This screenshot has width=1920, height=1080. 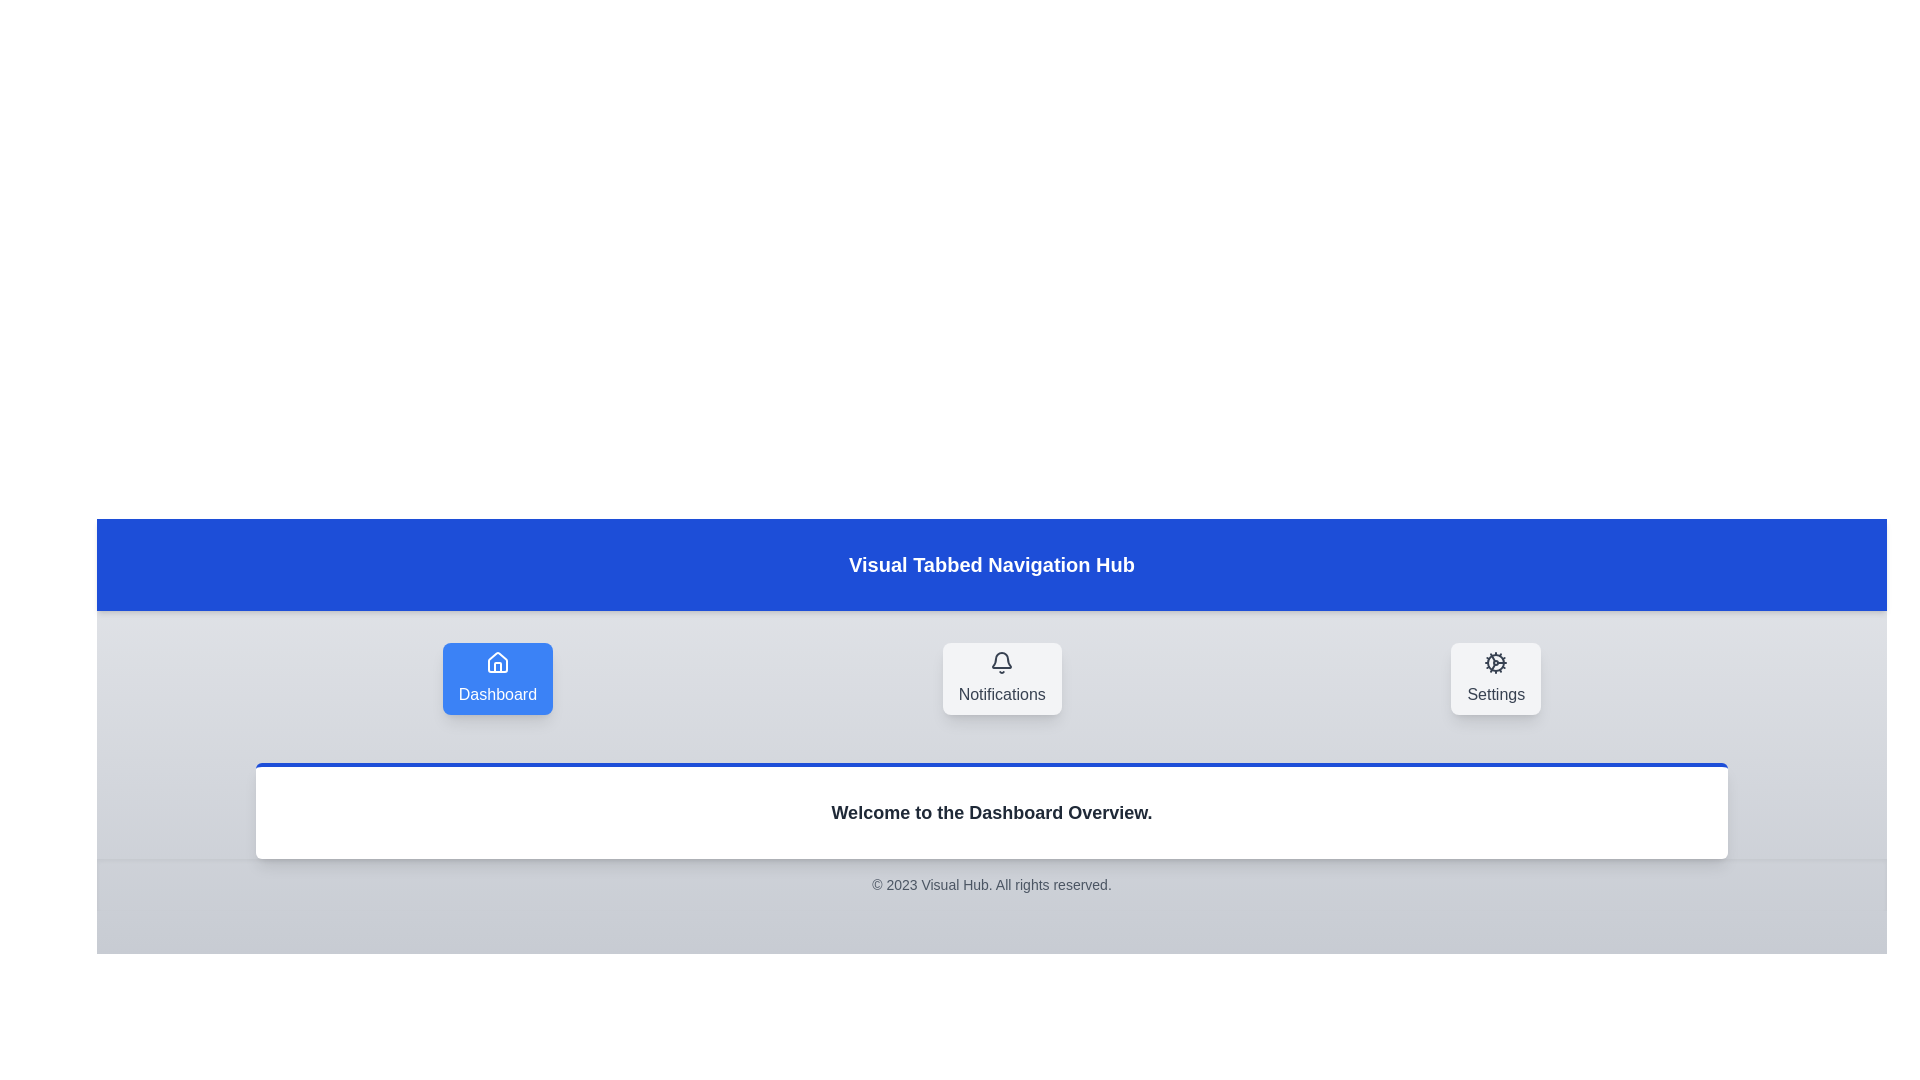 I want to click on the text label displaying 'Settings', which is styled in gray and positioned below a cogwheel icon, indicating a configuration feature, so click(x=1496, y=693).